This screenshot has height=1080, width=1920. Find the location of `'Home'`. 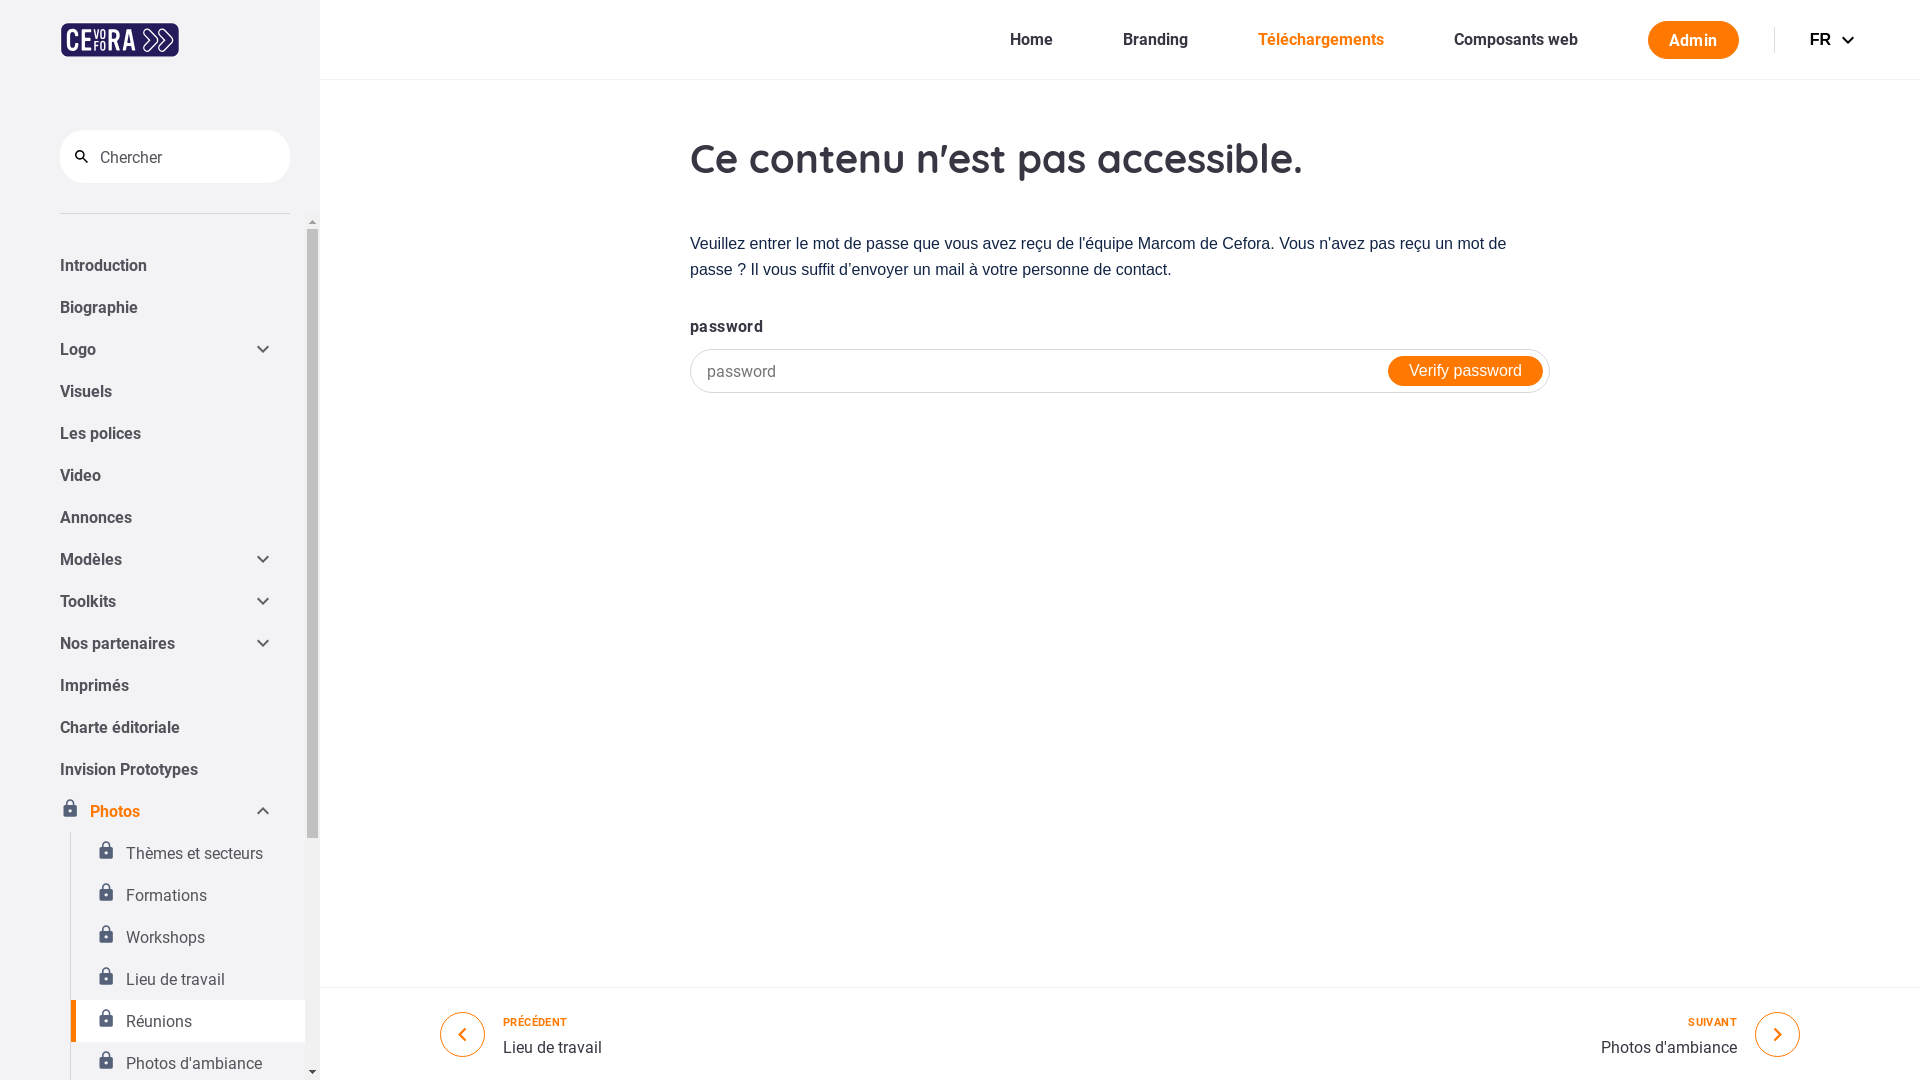

'Home' is located at coordinates (1009, 38).